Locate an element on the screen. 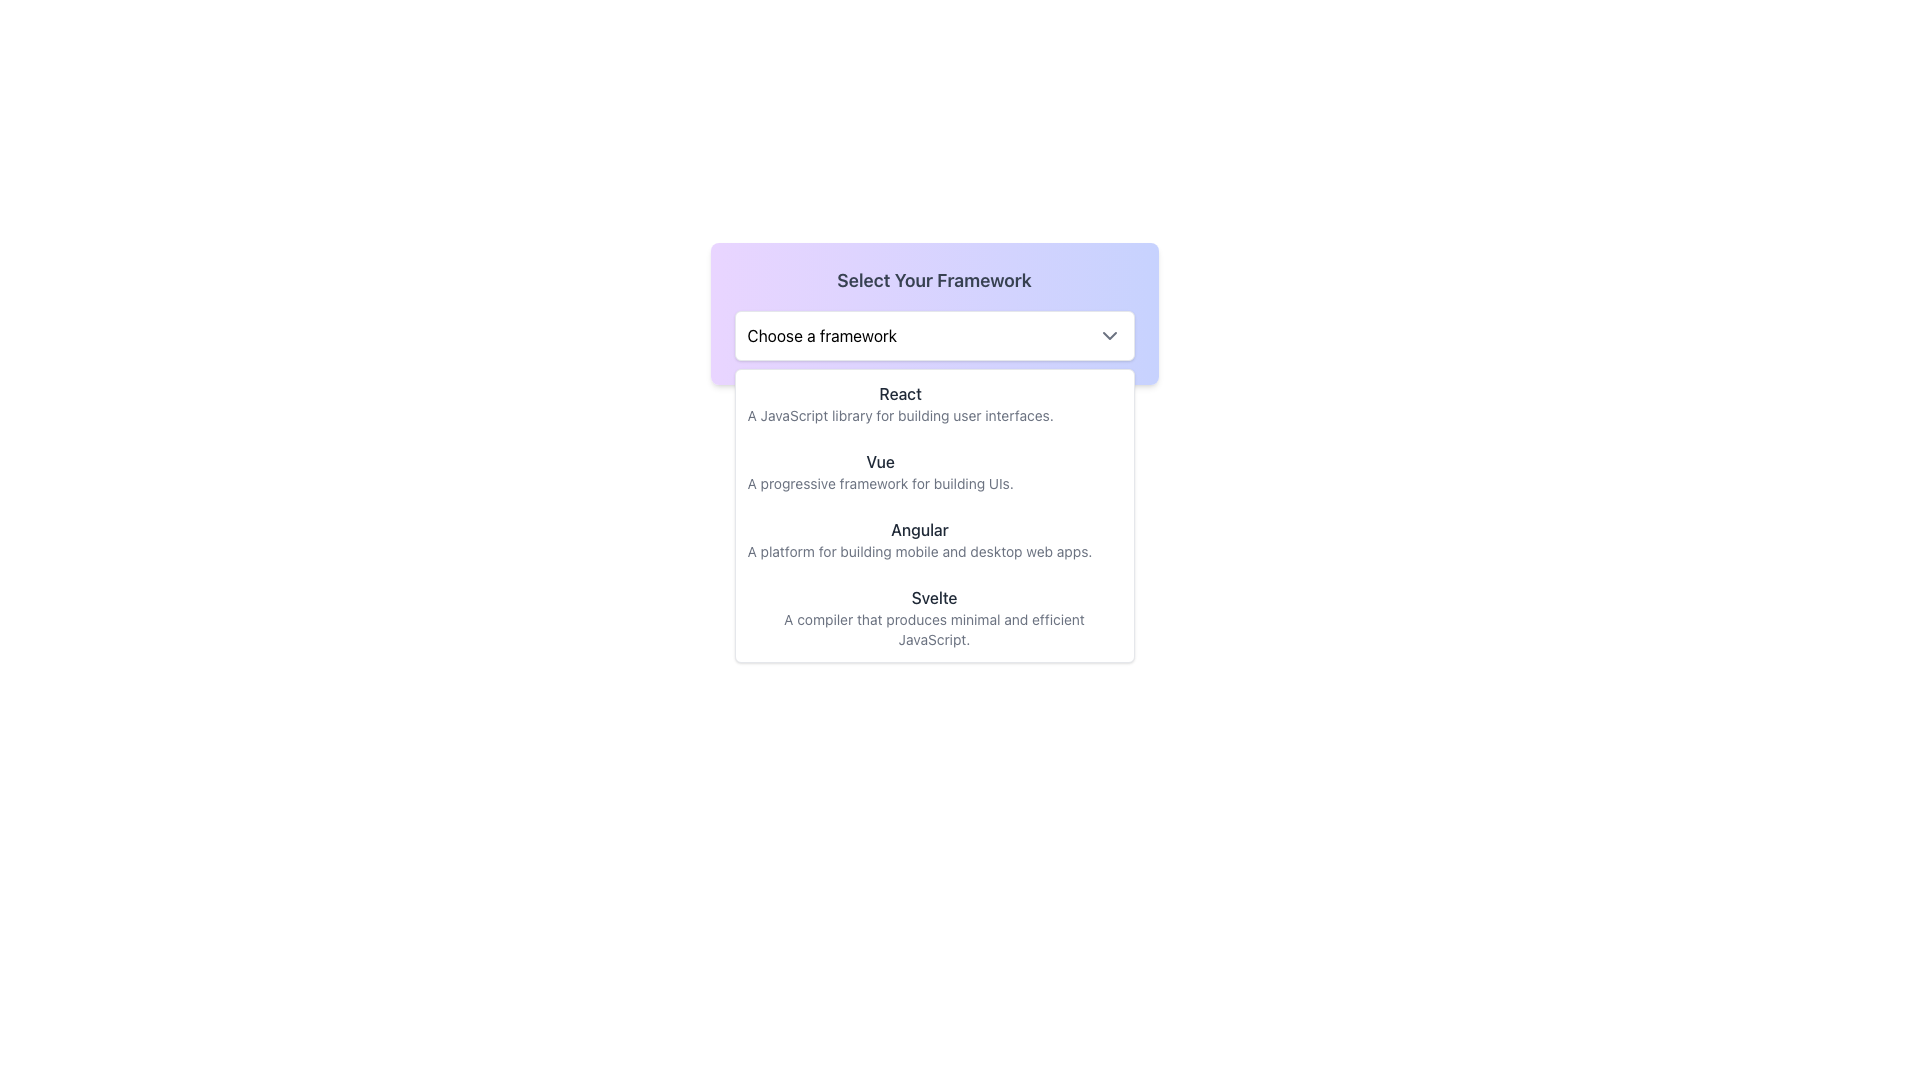 Image resolution: width=1920 pixels, height=1080 pixels. the descriptive text element located directly beneath the word 'React', which provides a brief explanation of its purpose is located at coordinates (899, 415).